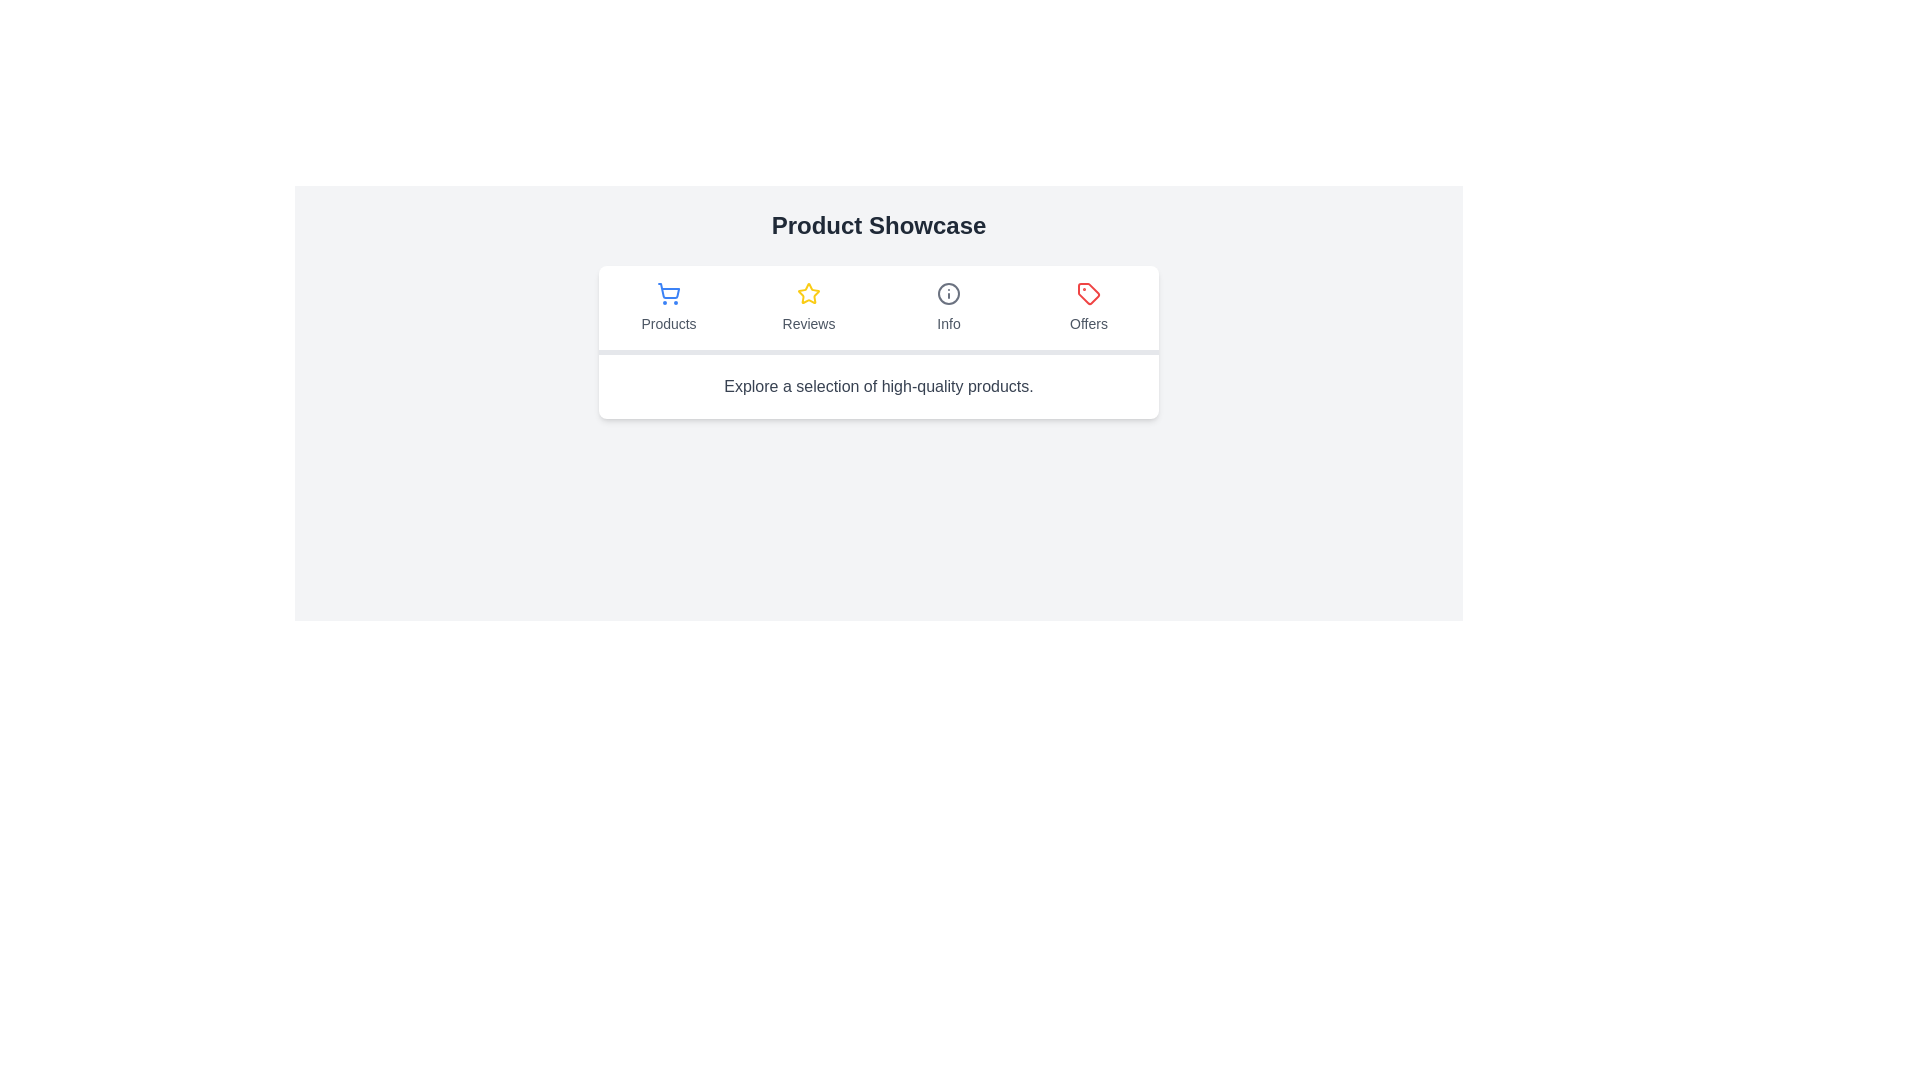  Describe the element at coordinates (878, 341) in the screenshot. I see `the navigation bar located below the title 'Product Showcase'` at that location.